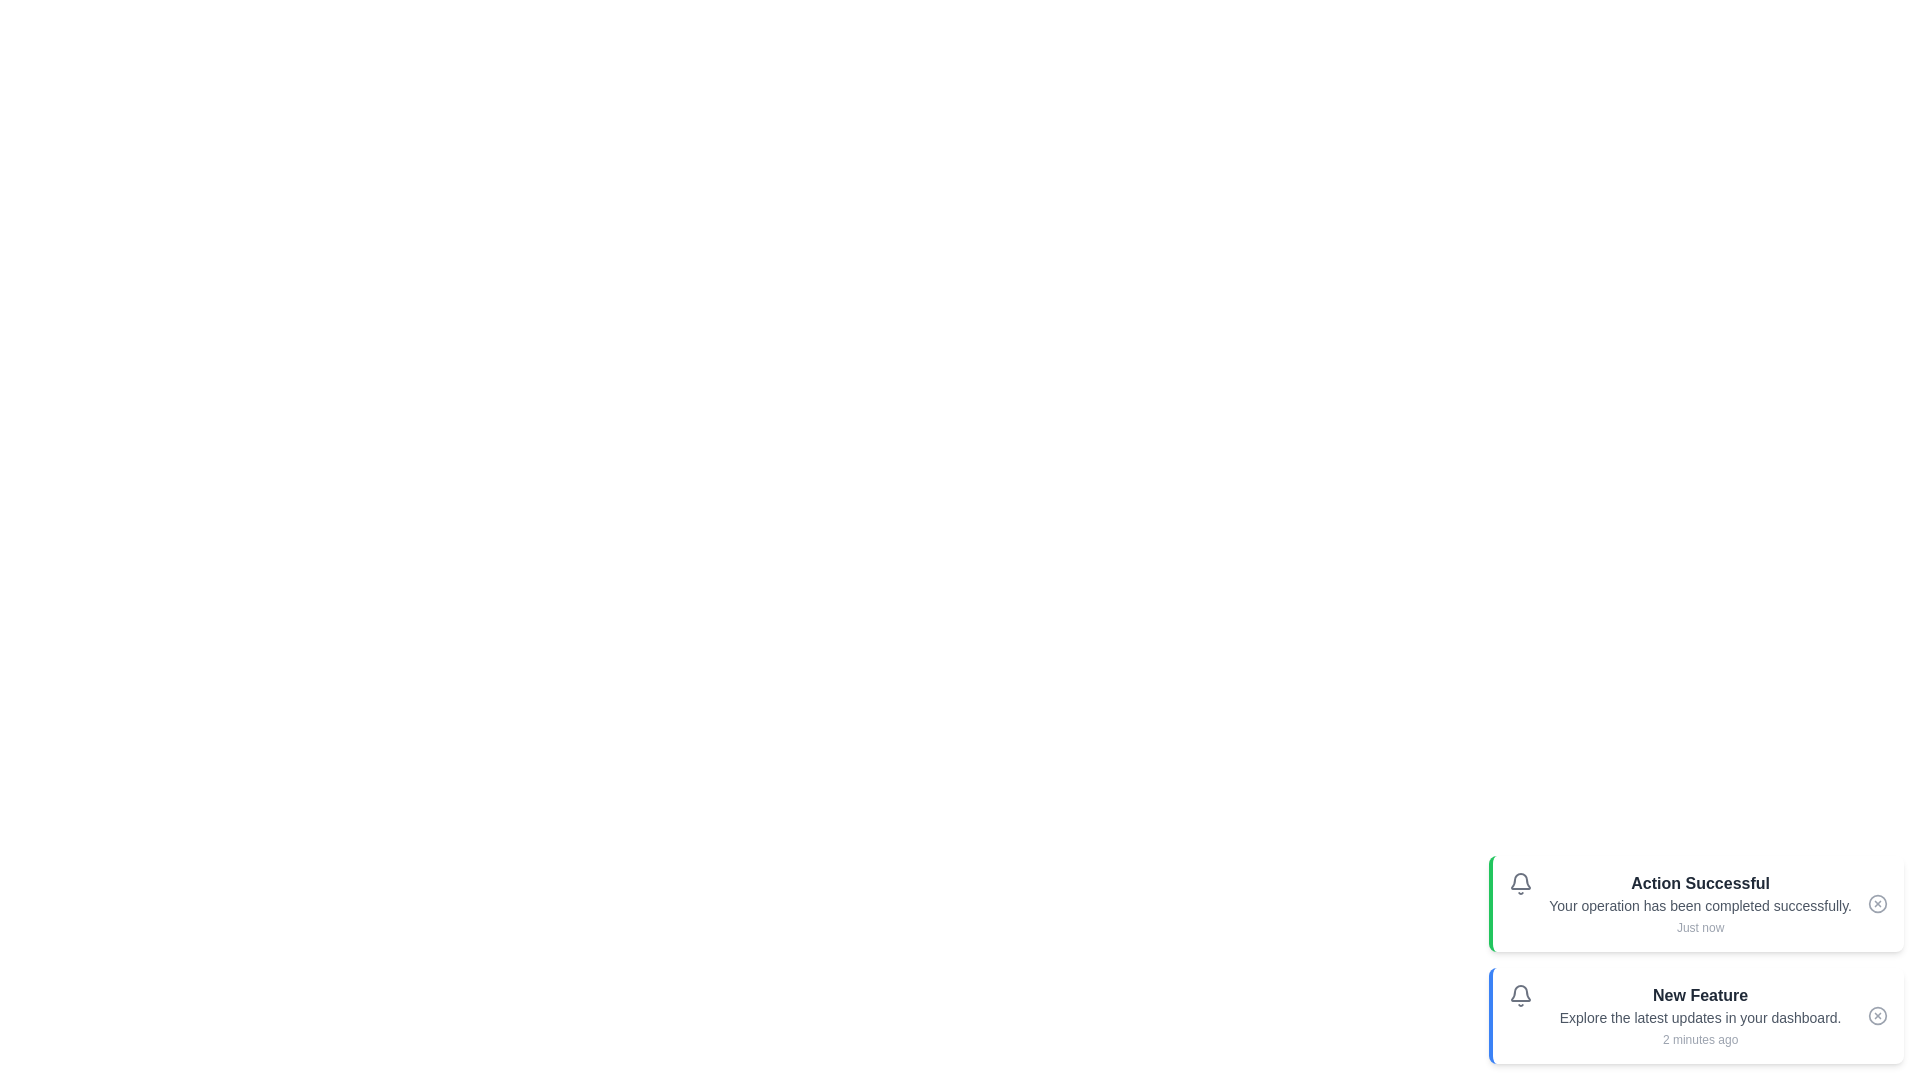 The image size is (1920, 1080). Describe the element at coordinates (1520, 995) in the screenshot. I see `the bell icon representing a notification in the 'New Feature' notification card` at that location.